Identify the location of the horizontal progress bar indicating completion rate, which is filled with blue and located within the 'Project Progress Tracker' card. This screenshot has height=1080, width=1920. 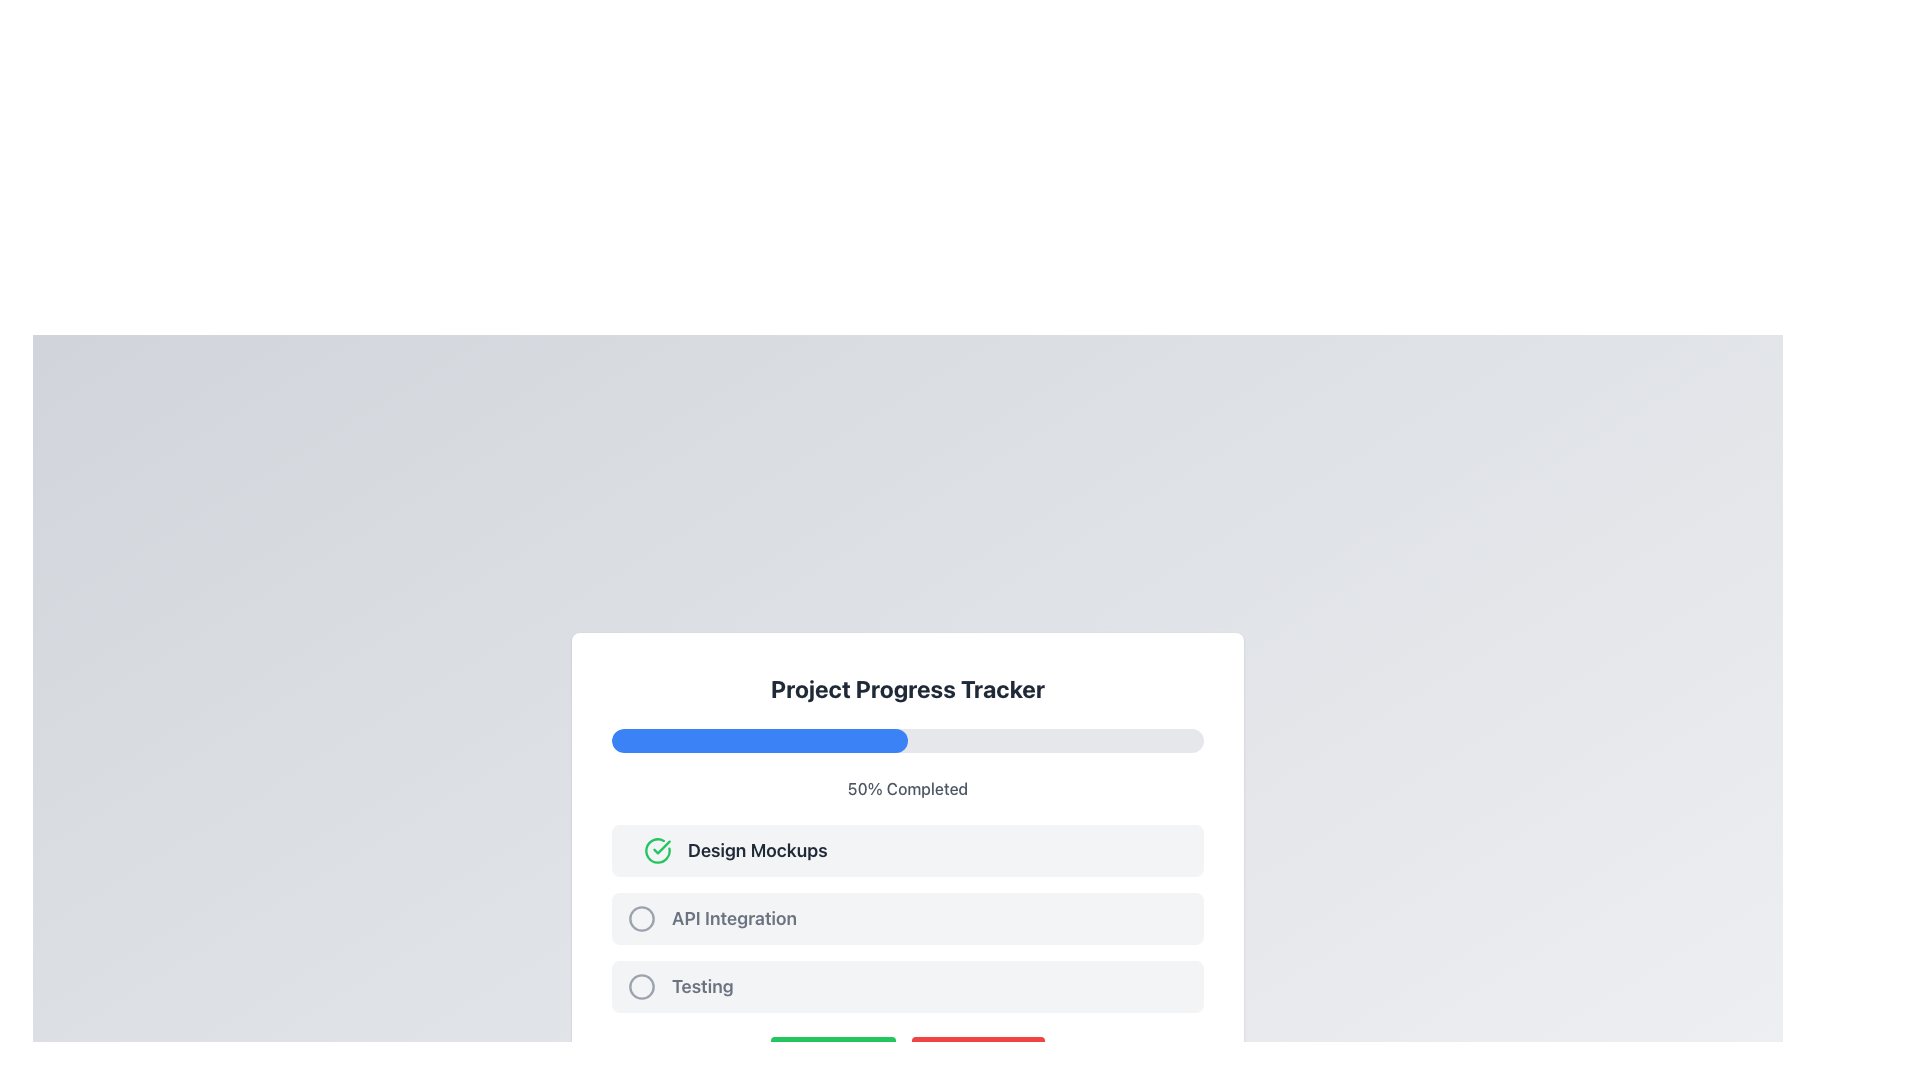
(906, 740).